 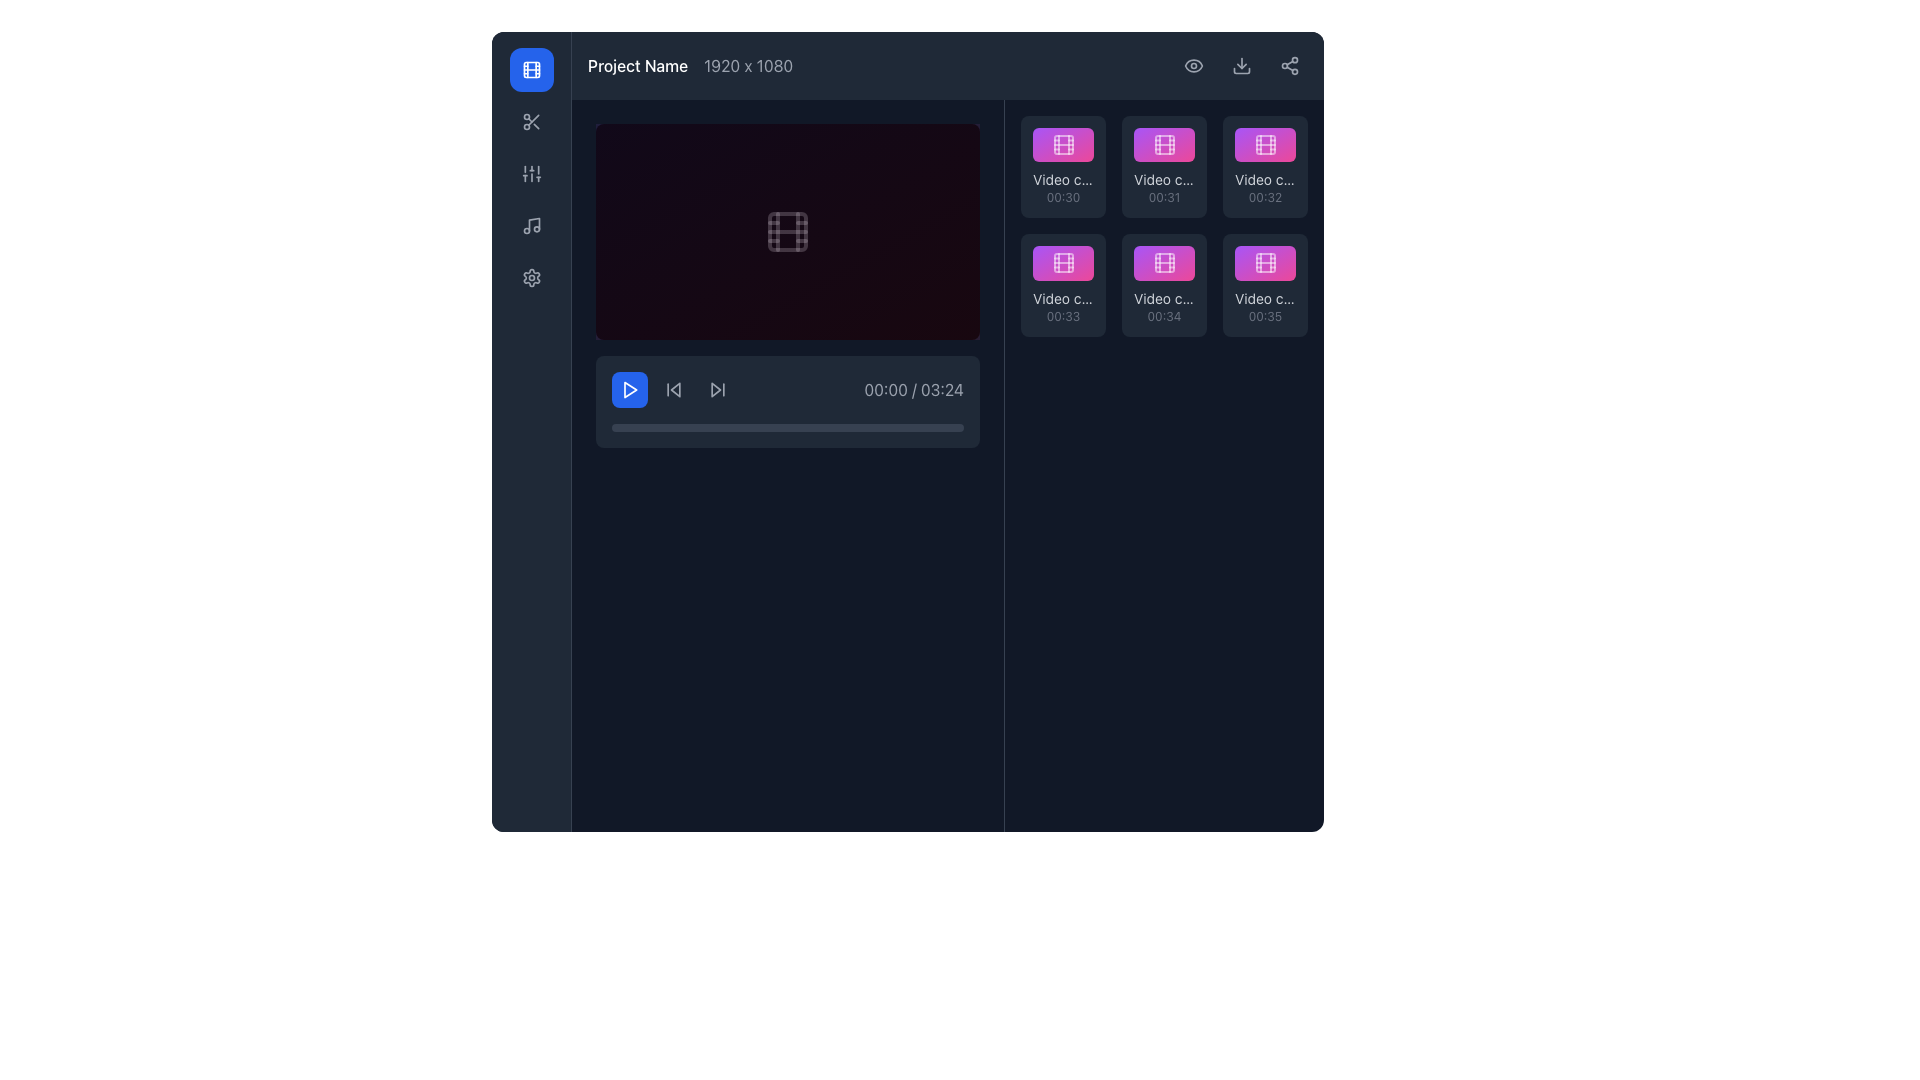 I want to click on the static text label displaying 'Project Name' in white font, which is styled prominently on a dark background, located near the upper-left region of the interface, so click(x=637, y=64).